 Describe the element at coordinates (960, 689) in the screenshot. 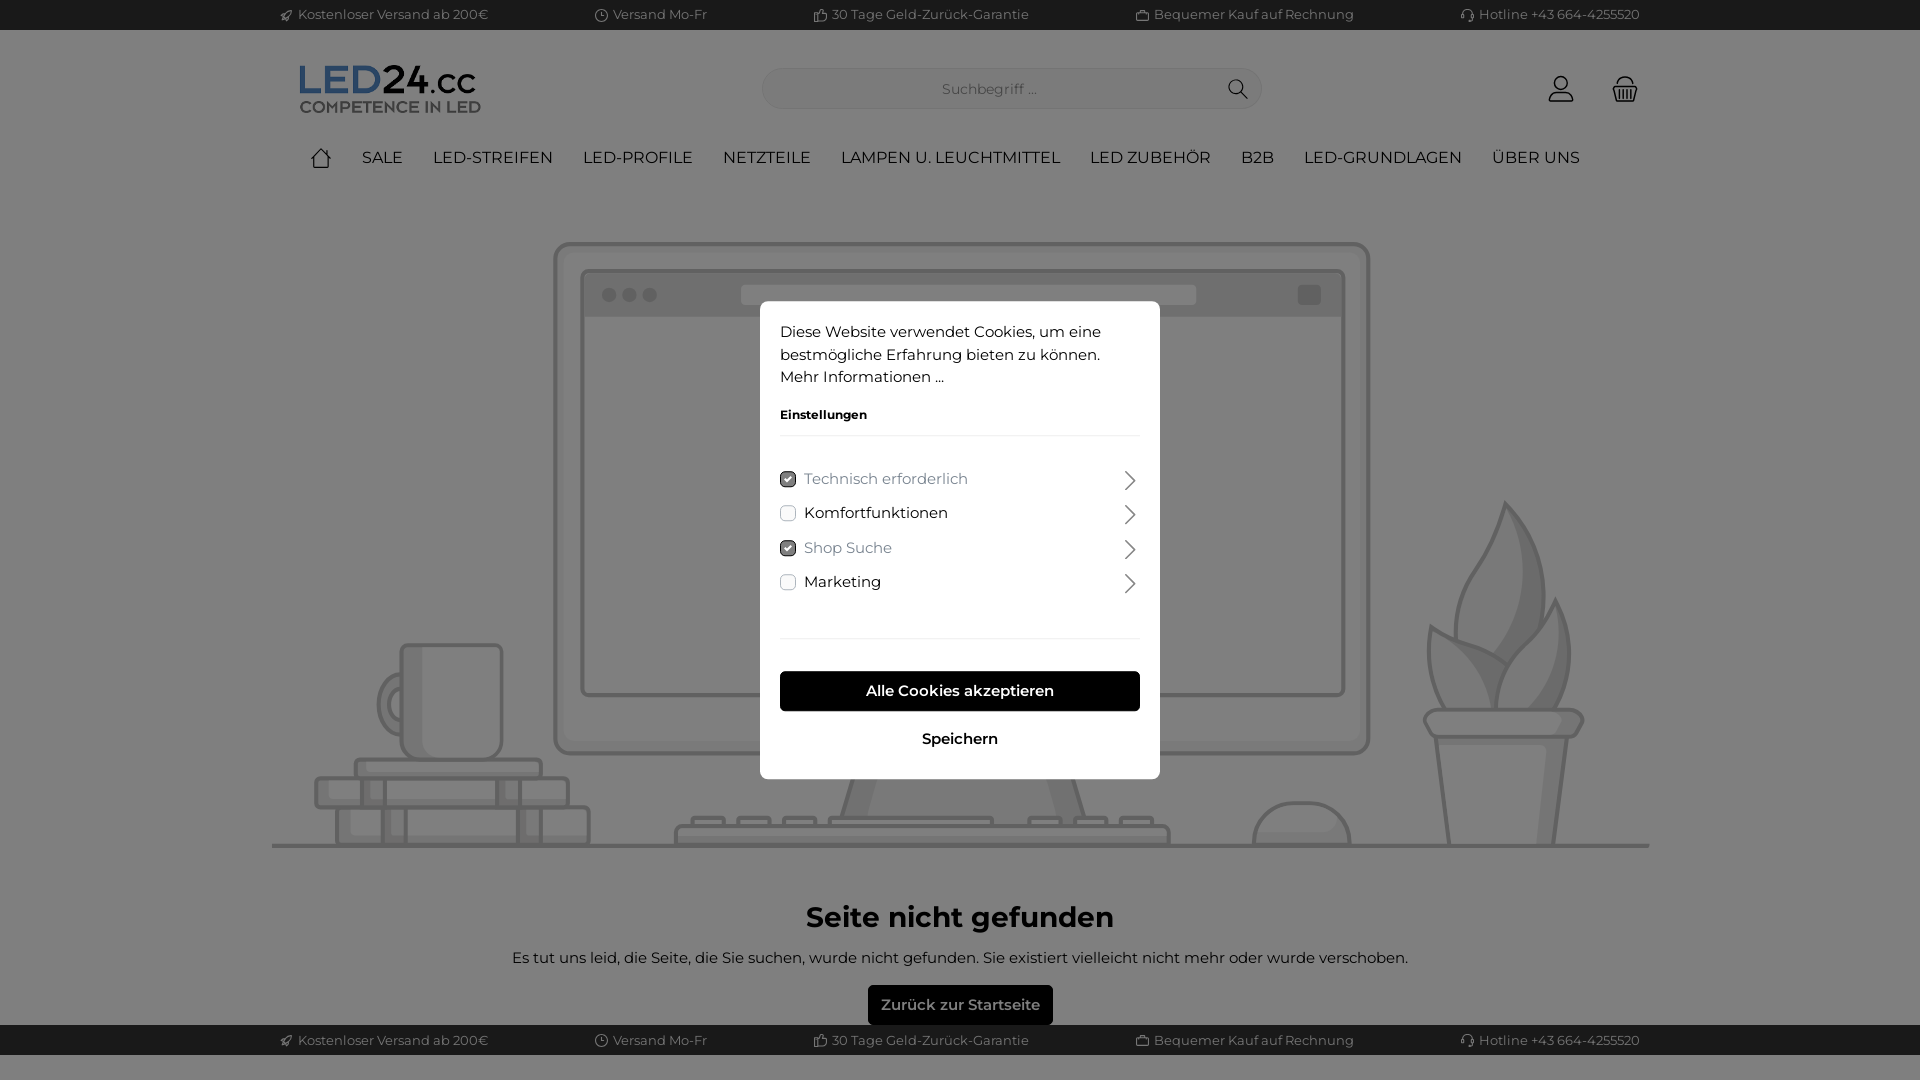

I see `'Alle Cookies akzeptieren'` at that location.